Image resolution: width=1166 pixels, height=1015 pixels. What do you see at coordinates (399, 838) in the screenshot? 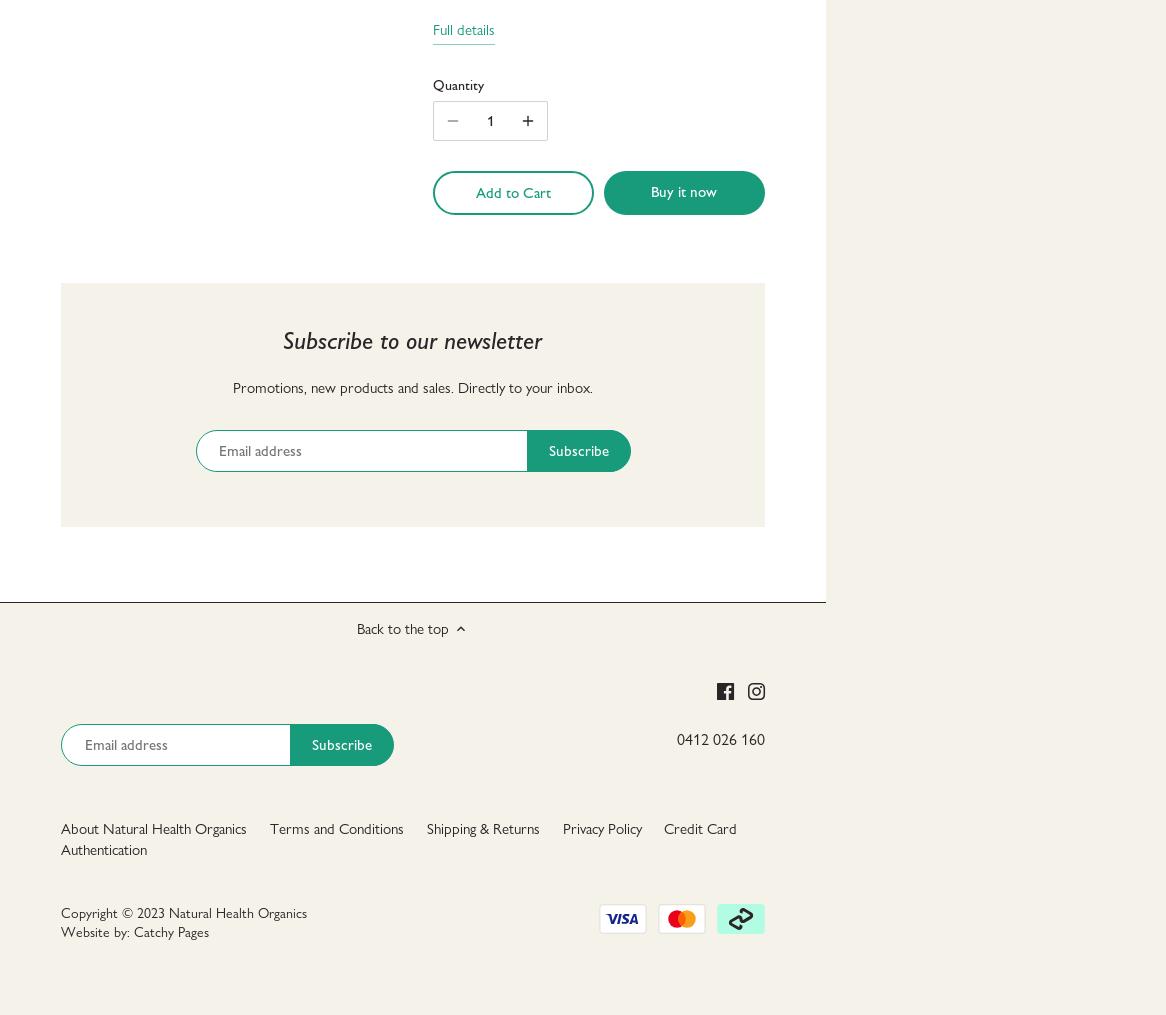
I see `'Credit Card Authentication'` at bounding box center [399, 838].